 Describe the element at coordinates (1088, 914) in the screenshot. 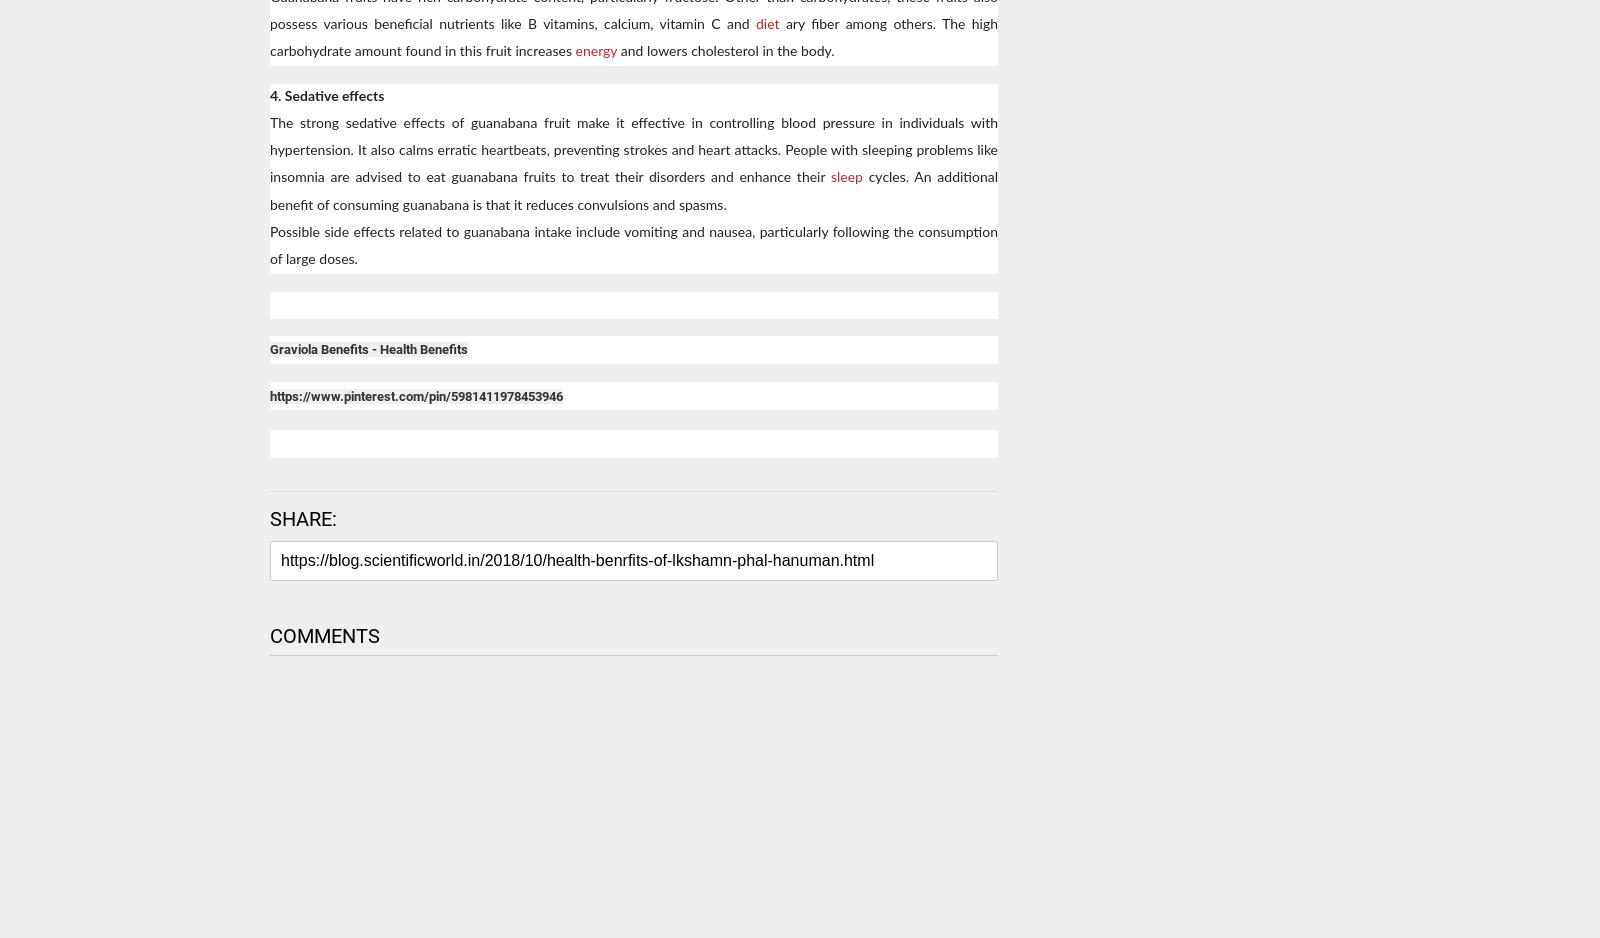

I see `'महर्षि सुश्रुत और सुश्रुत संहिता ग्रंथ - Sushruta Samhita in Hindi'` at that location.